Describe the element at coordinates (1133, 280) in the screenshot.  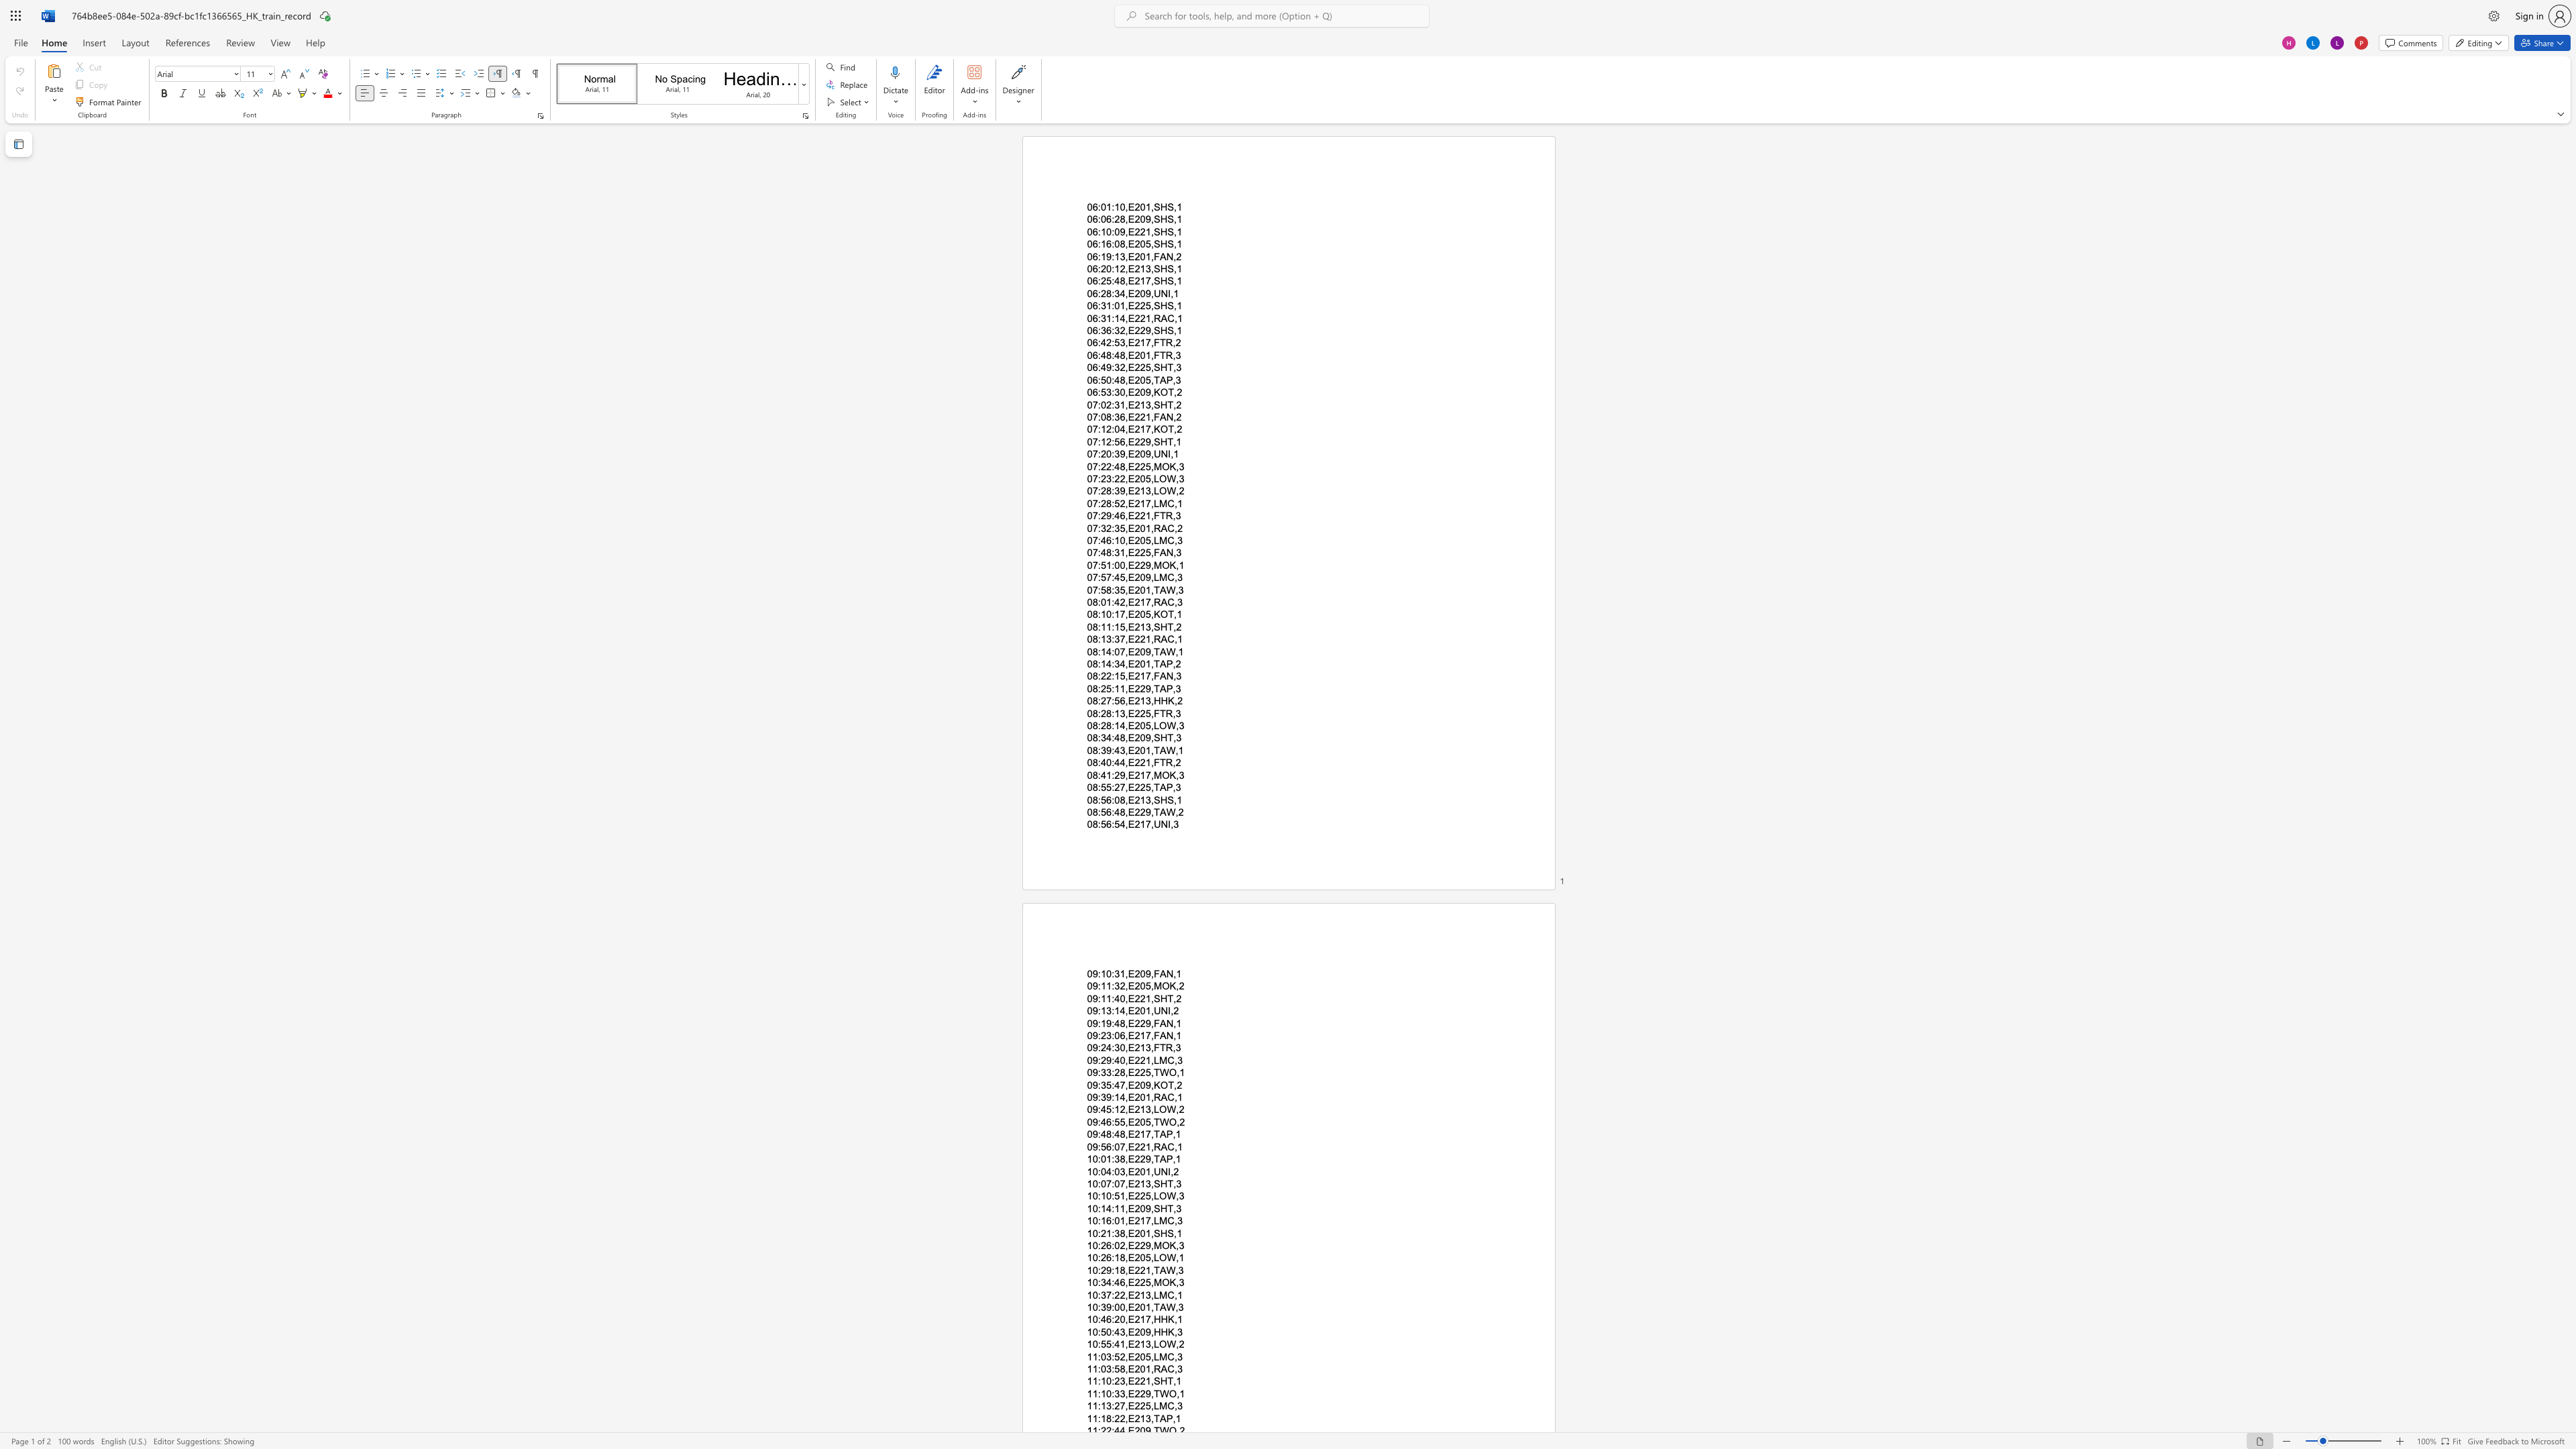
I see `the subset text "217,SHS," within the text "06:25:48,E217,SHS,1"` at that location.